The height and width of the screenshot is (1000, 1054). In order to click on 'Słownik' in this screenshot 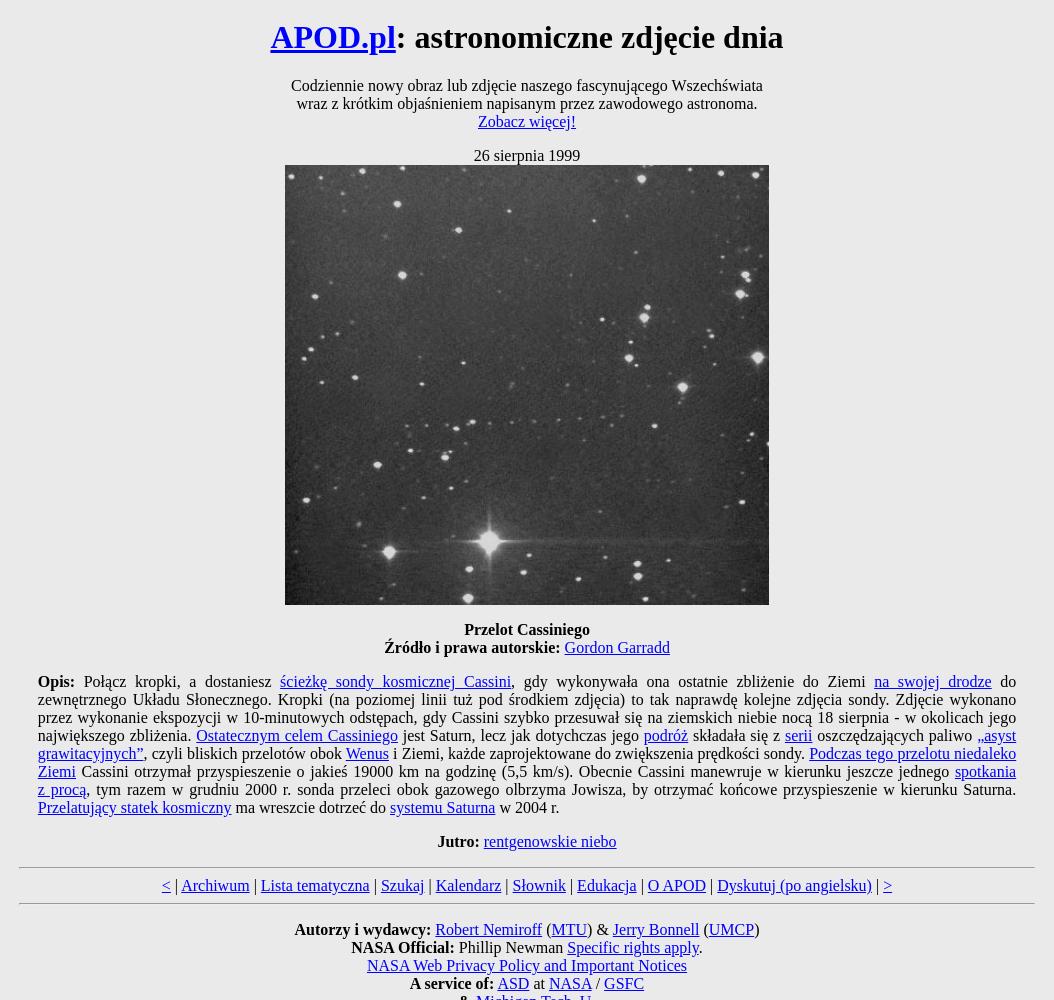, I will do `click(538, 885)`.